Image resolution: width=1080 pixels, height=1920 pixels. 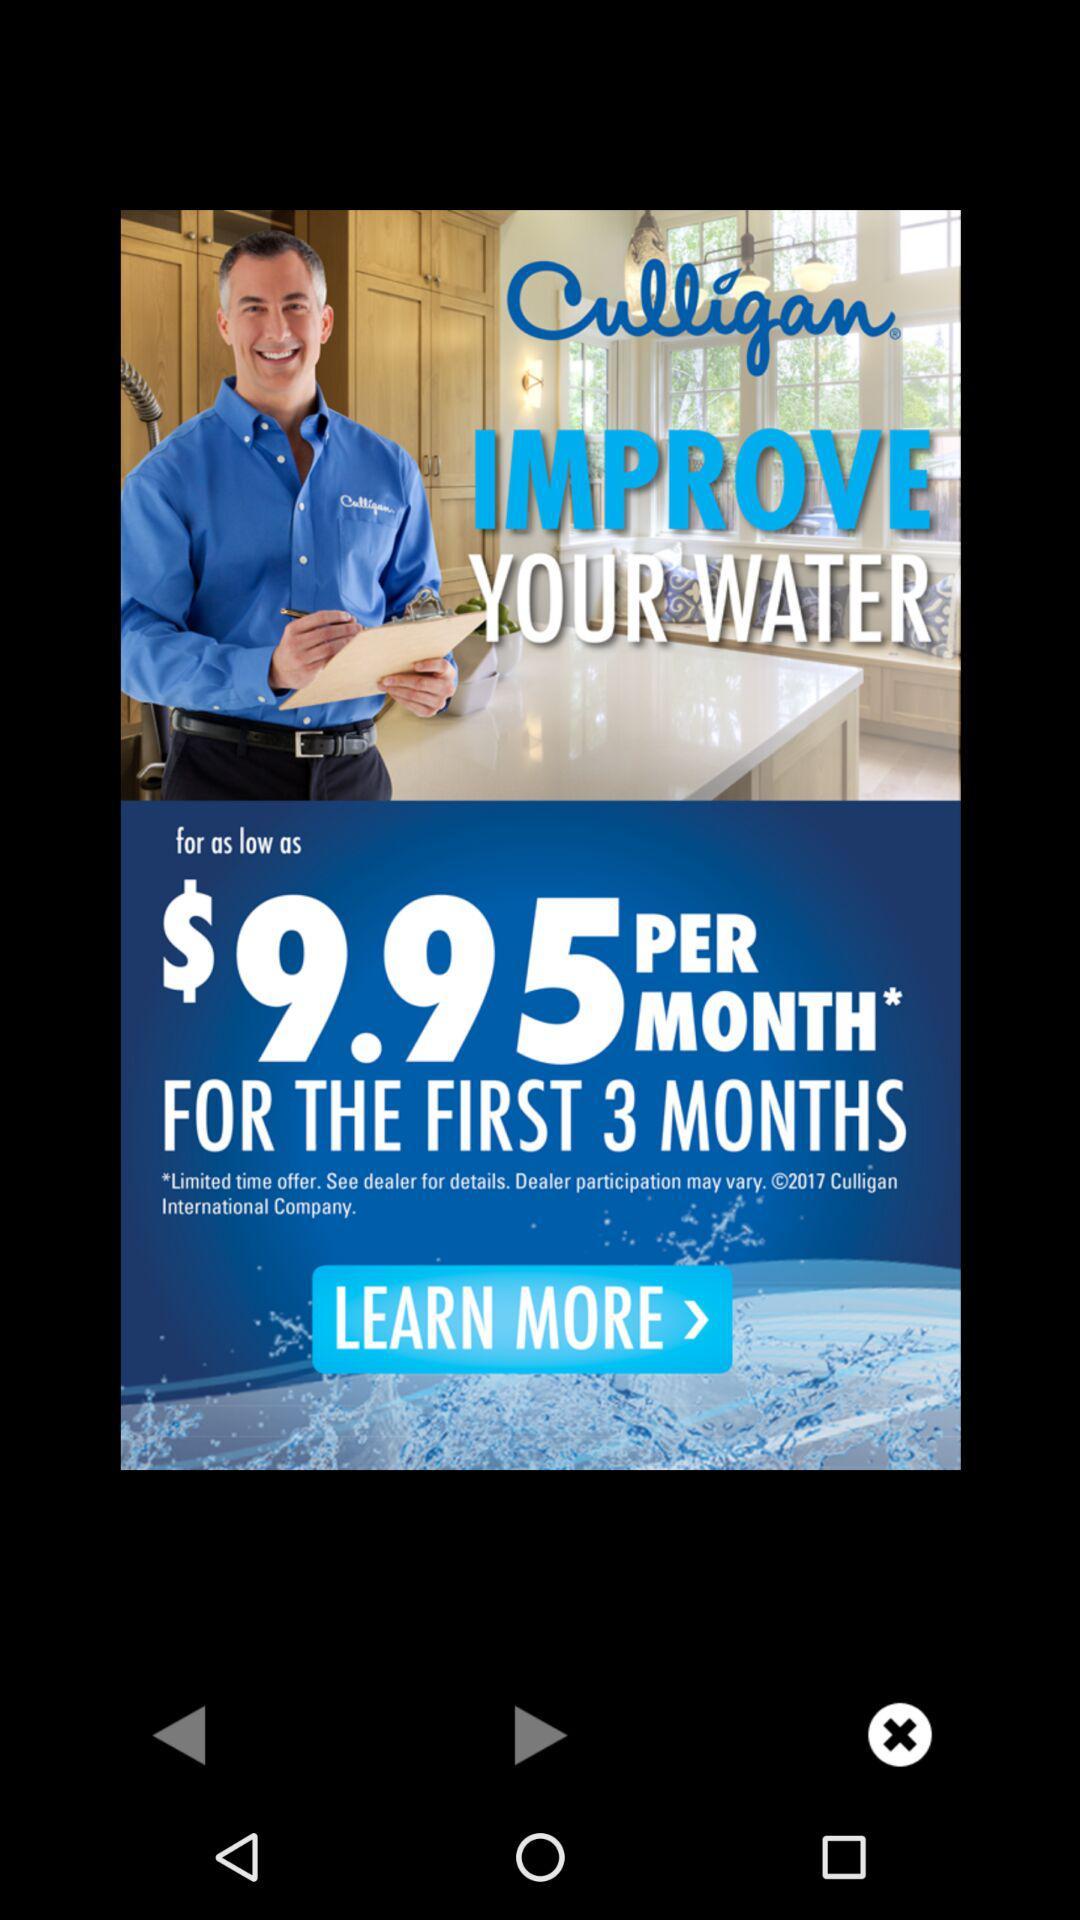 I want to click on go next, so click(x=540, y=1733).